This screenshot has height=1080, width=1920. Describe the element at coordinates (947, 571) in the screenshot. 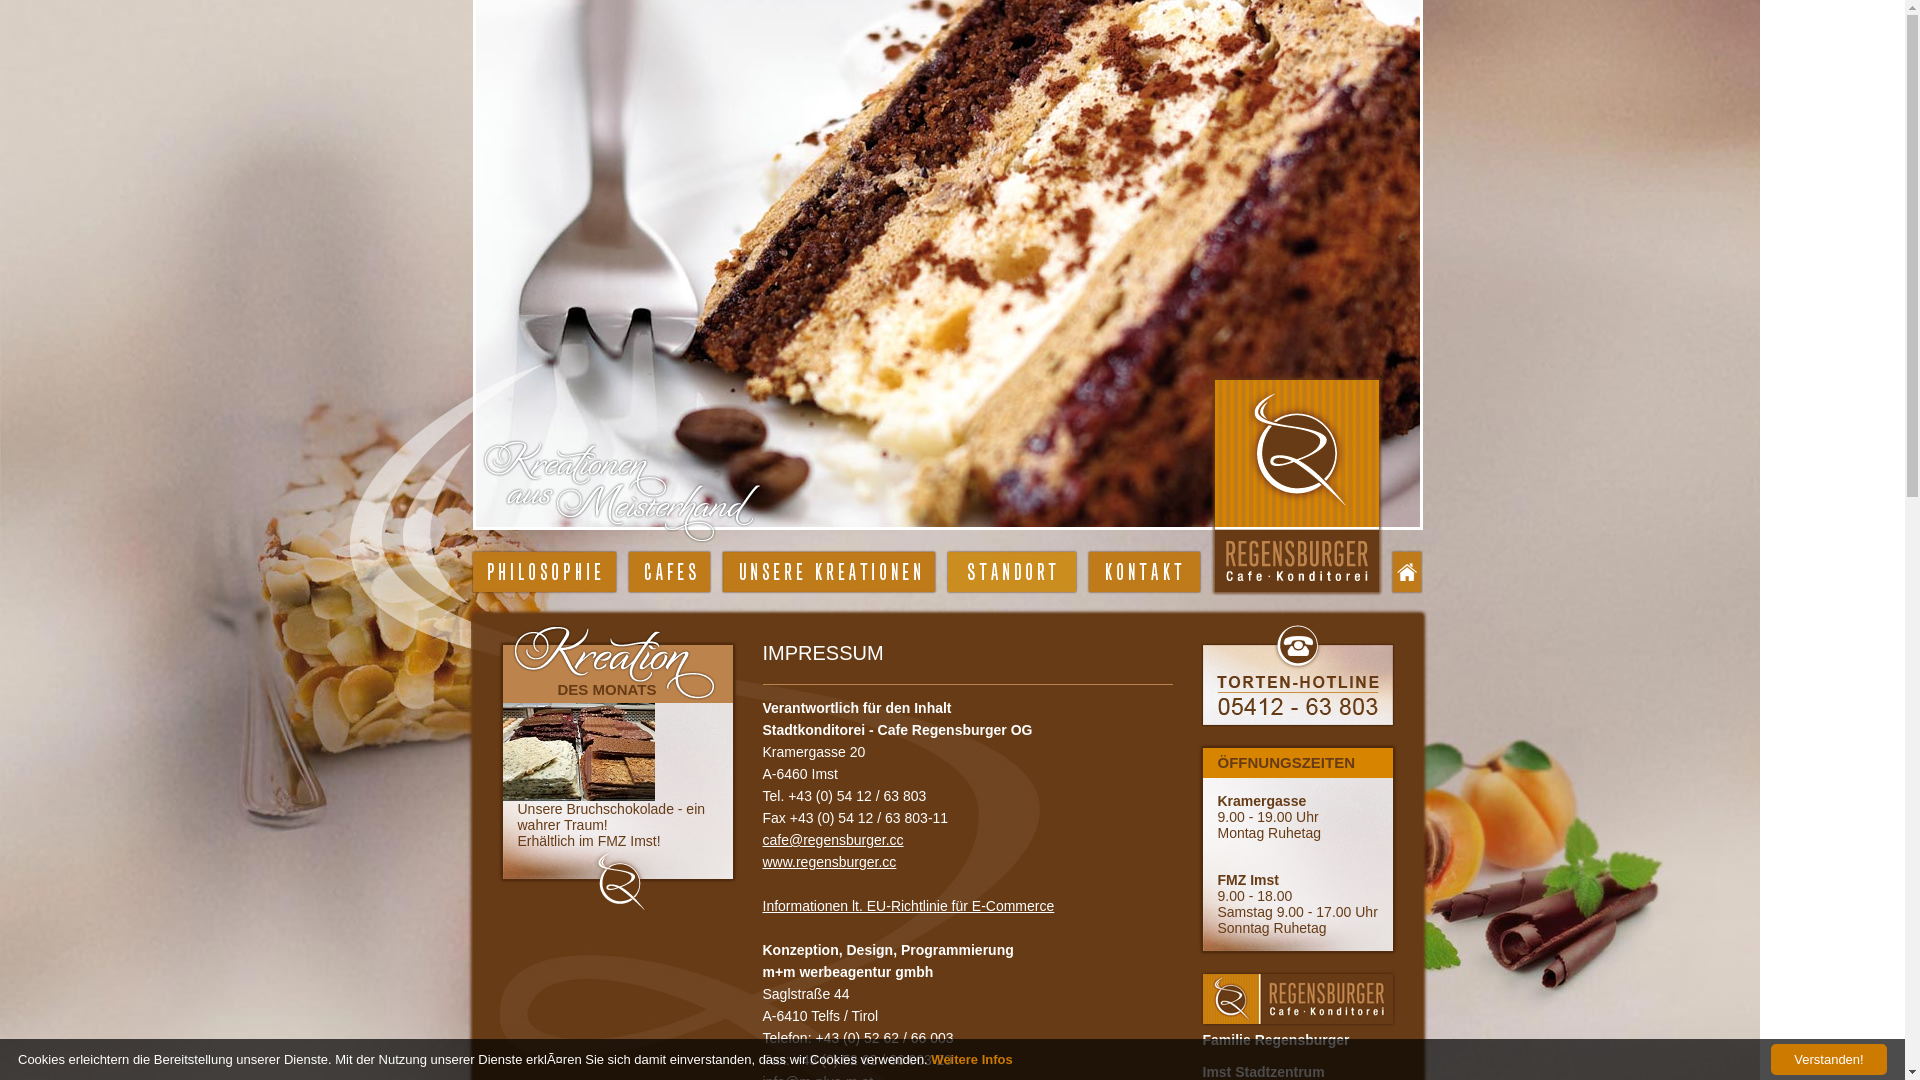

I see `'STANDORTE'` at that location.